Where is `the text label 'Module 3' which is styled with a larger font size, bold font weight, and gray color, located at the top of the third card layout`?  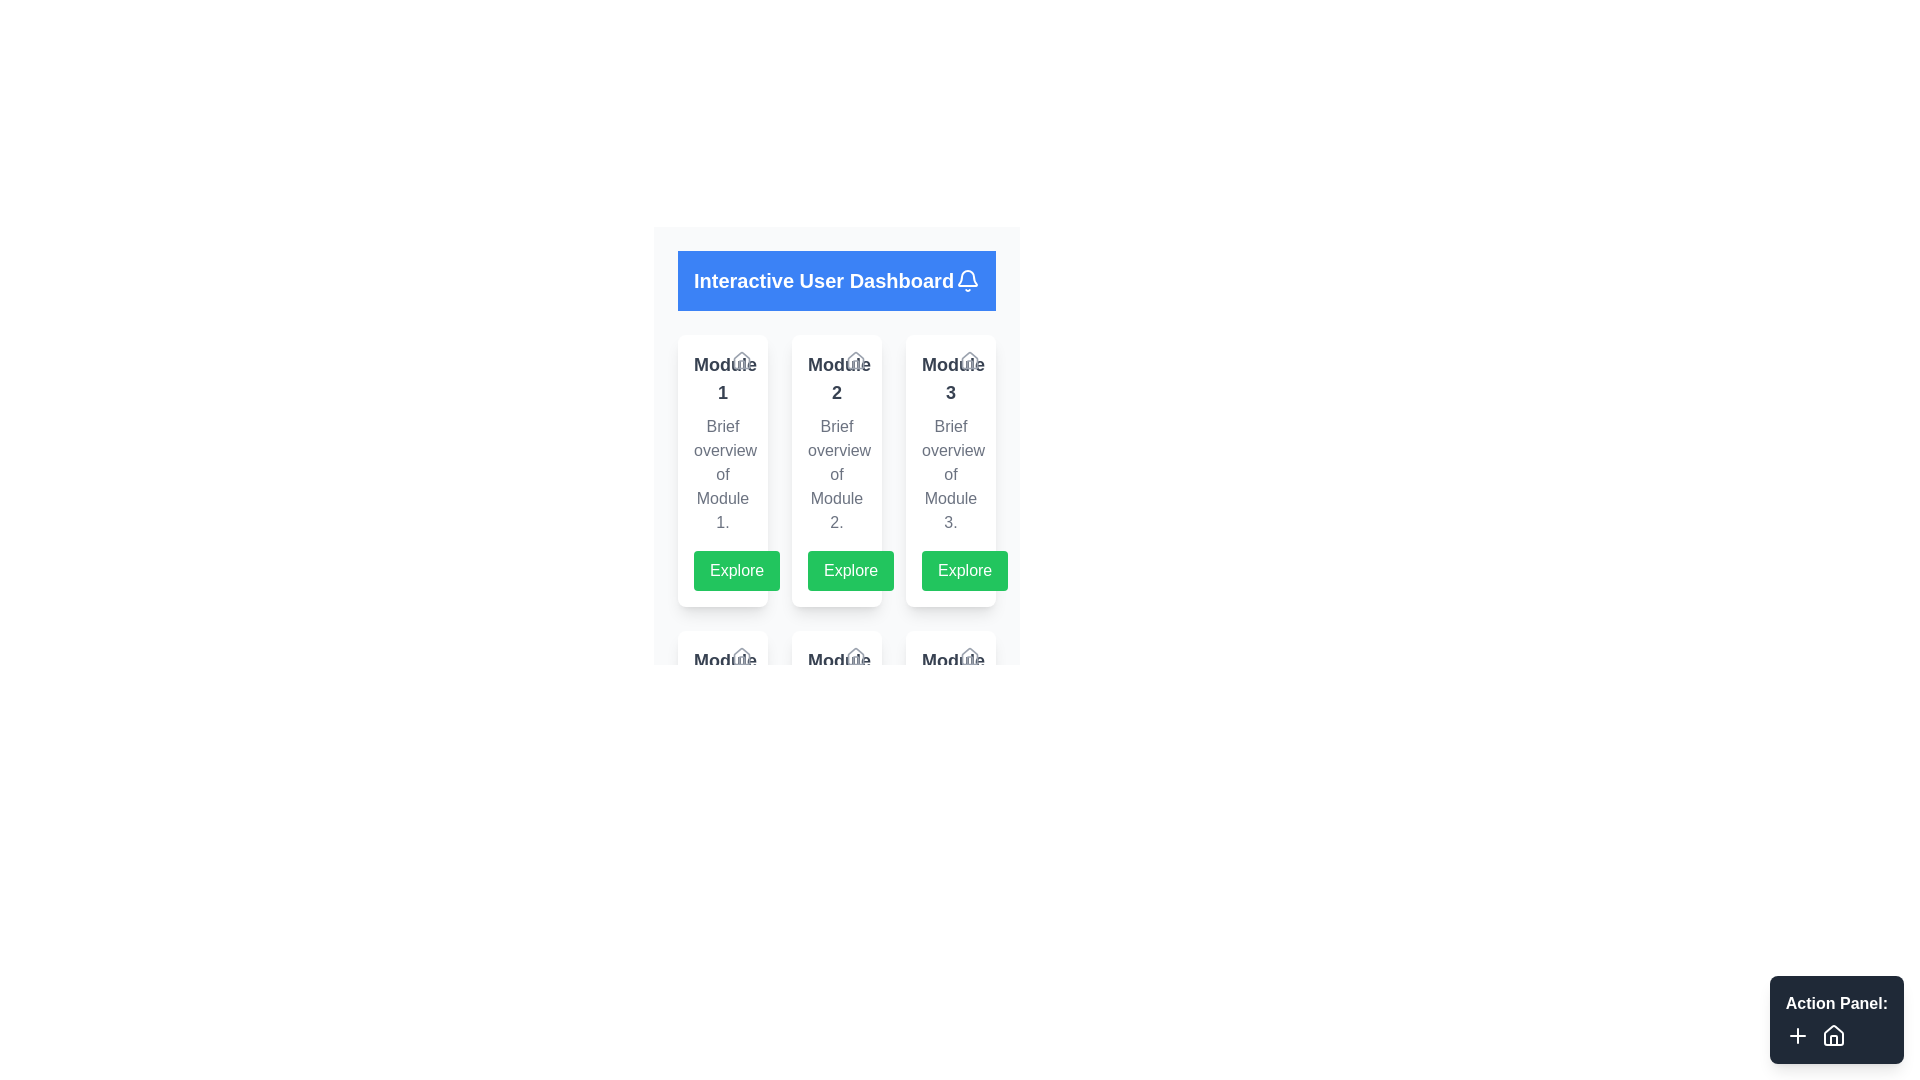 the text label 'Module 3' which is styled with a larger font size, bold font weight, and gray color, located at the top of the third card layout is located at coordinates (949, 378).